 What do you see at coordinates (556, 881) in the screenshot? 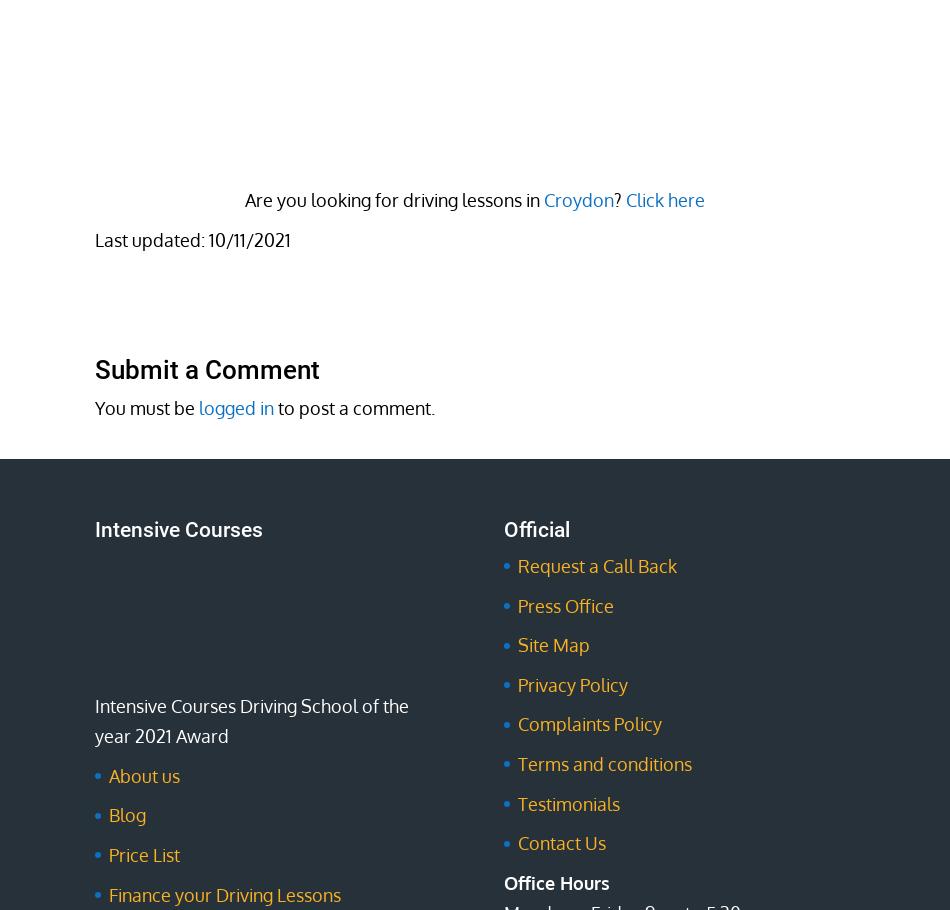
I see `'Office Hours'` at bounding box center [556, 881].